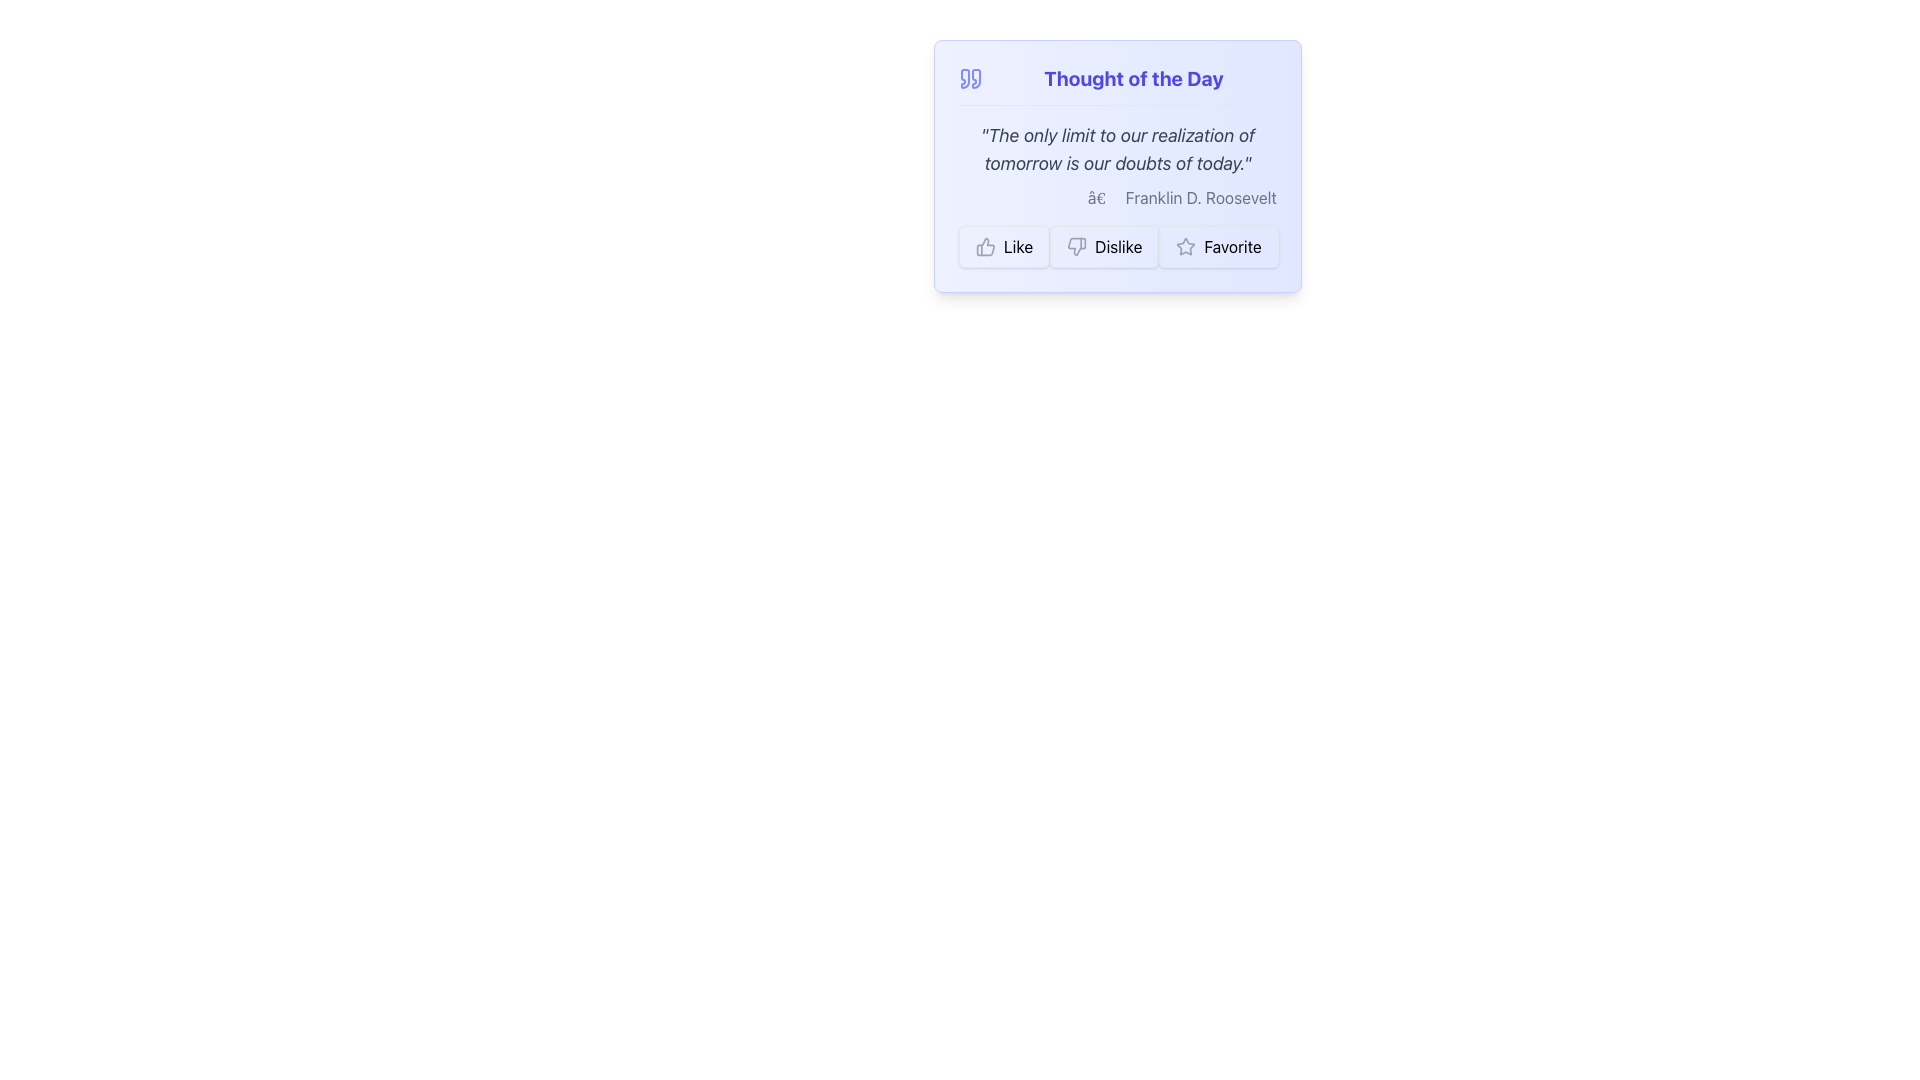 The image size is (1920, 1080). I want to click on the 'Dislike' button, which is a rectangular button with rounded corners, featuring a thumb-down icon and the text 'Dislike', located below the 'Thought of the Day' content box, so click(1103, 245).